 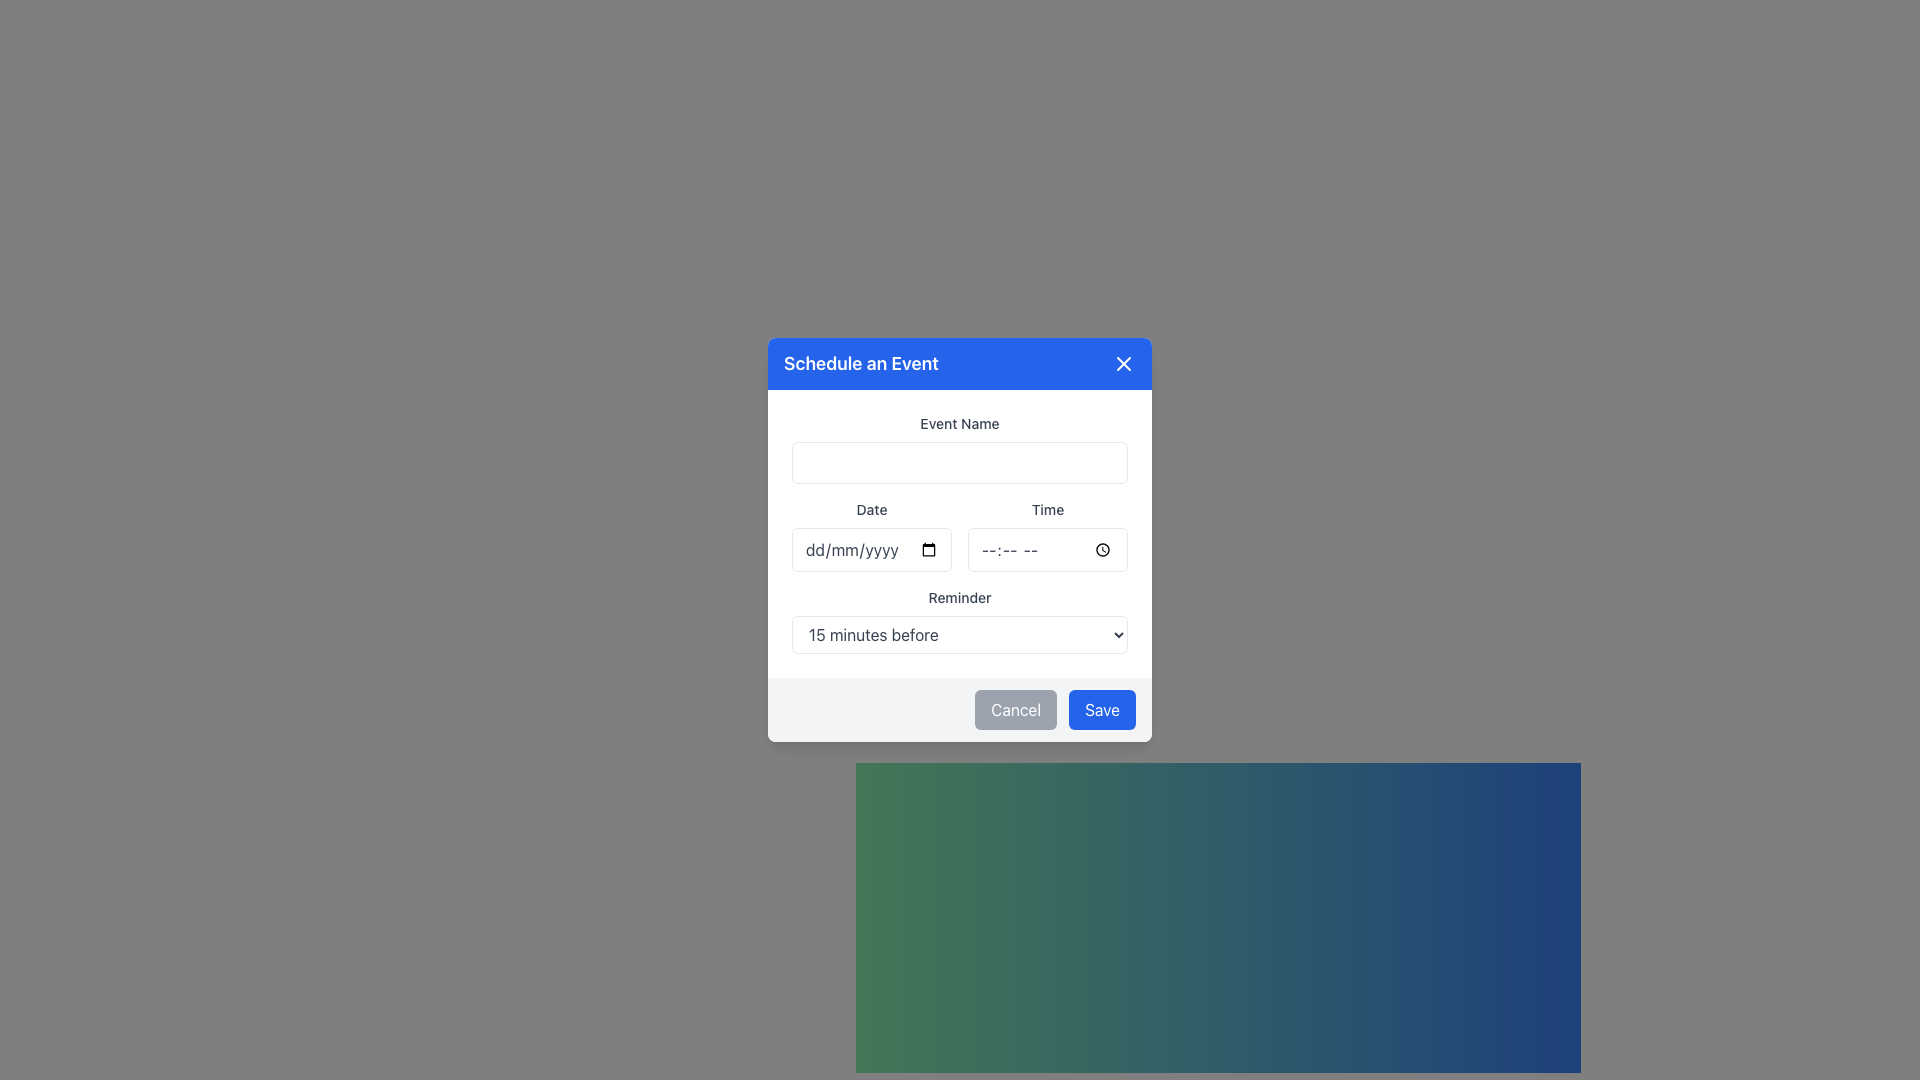 What do you see at coordinates (960, 620) in the screenshot?
I see `the 'Reminder' dropdown menu` at bounding box center [960, 620].